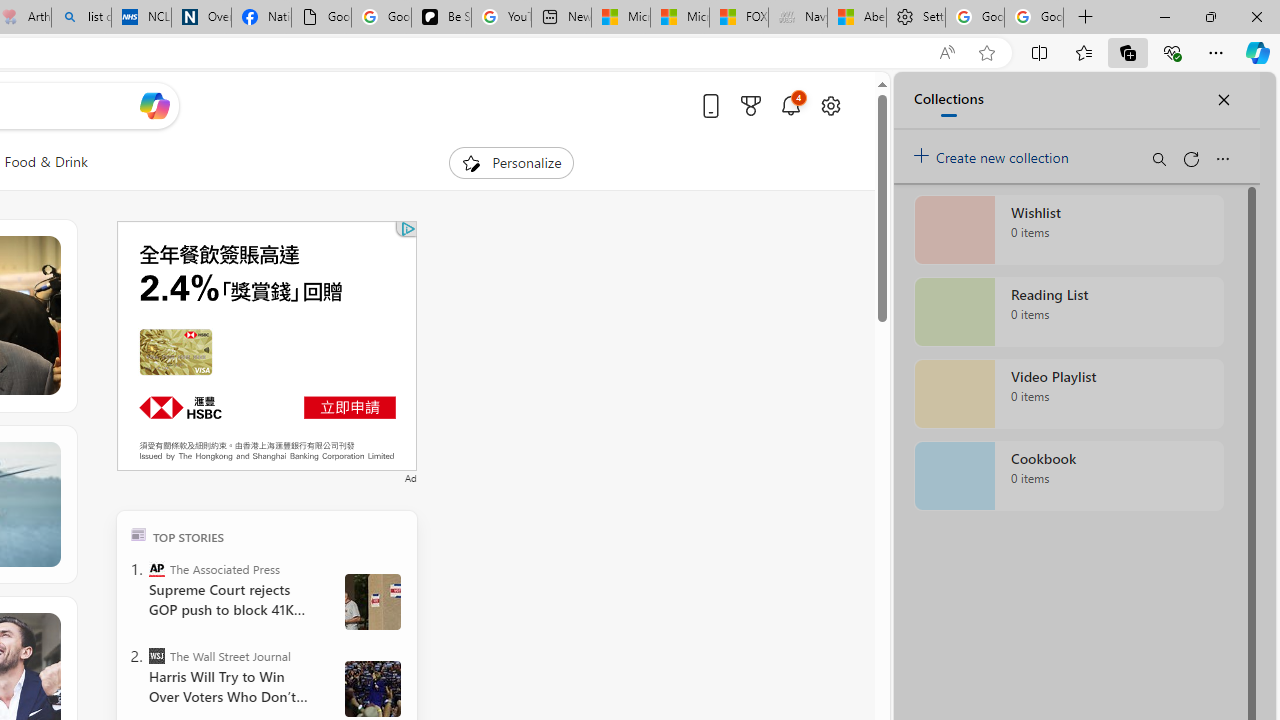  I want to click on 'TOP', so click(137, 533).